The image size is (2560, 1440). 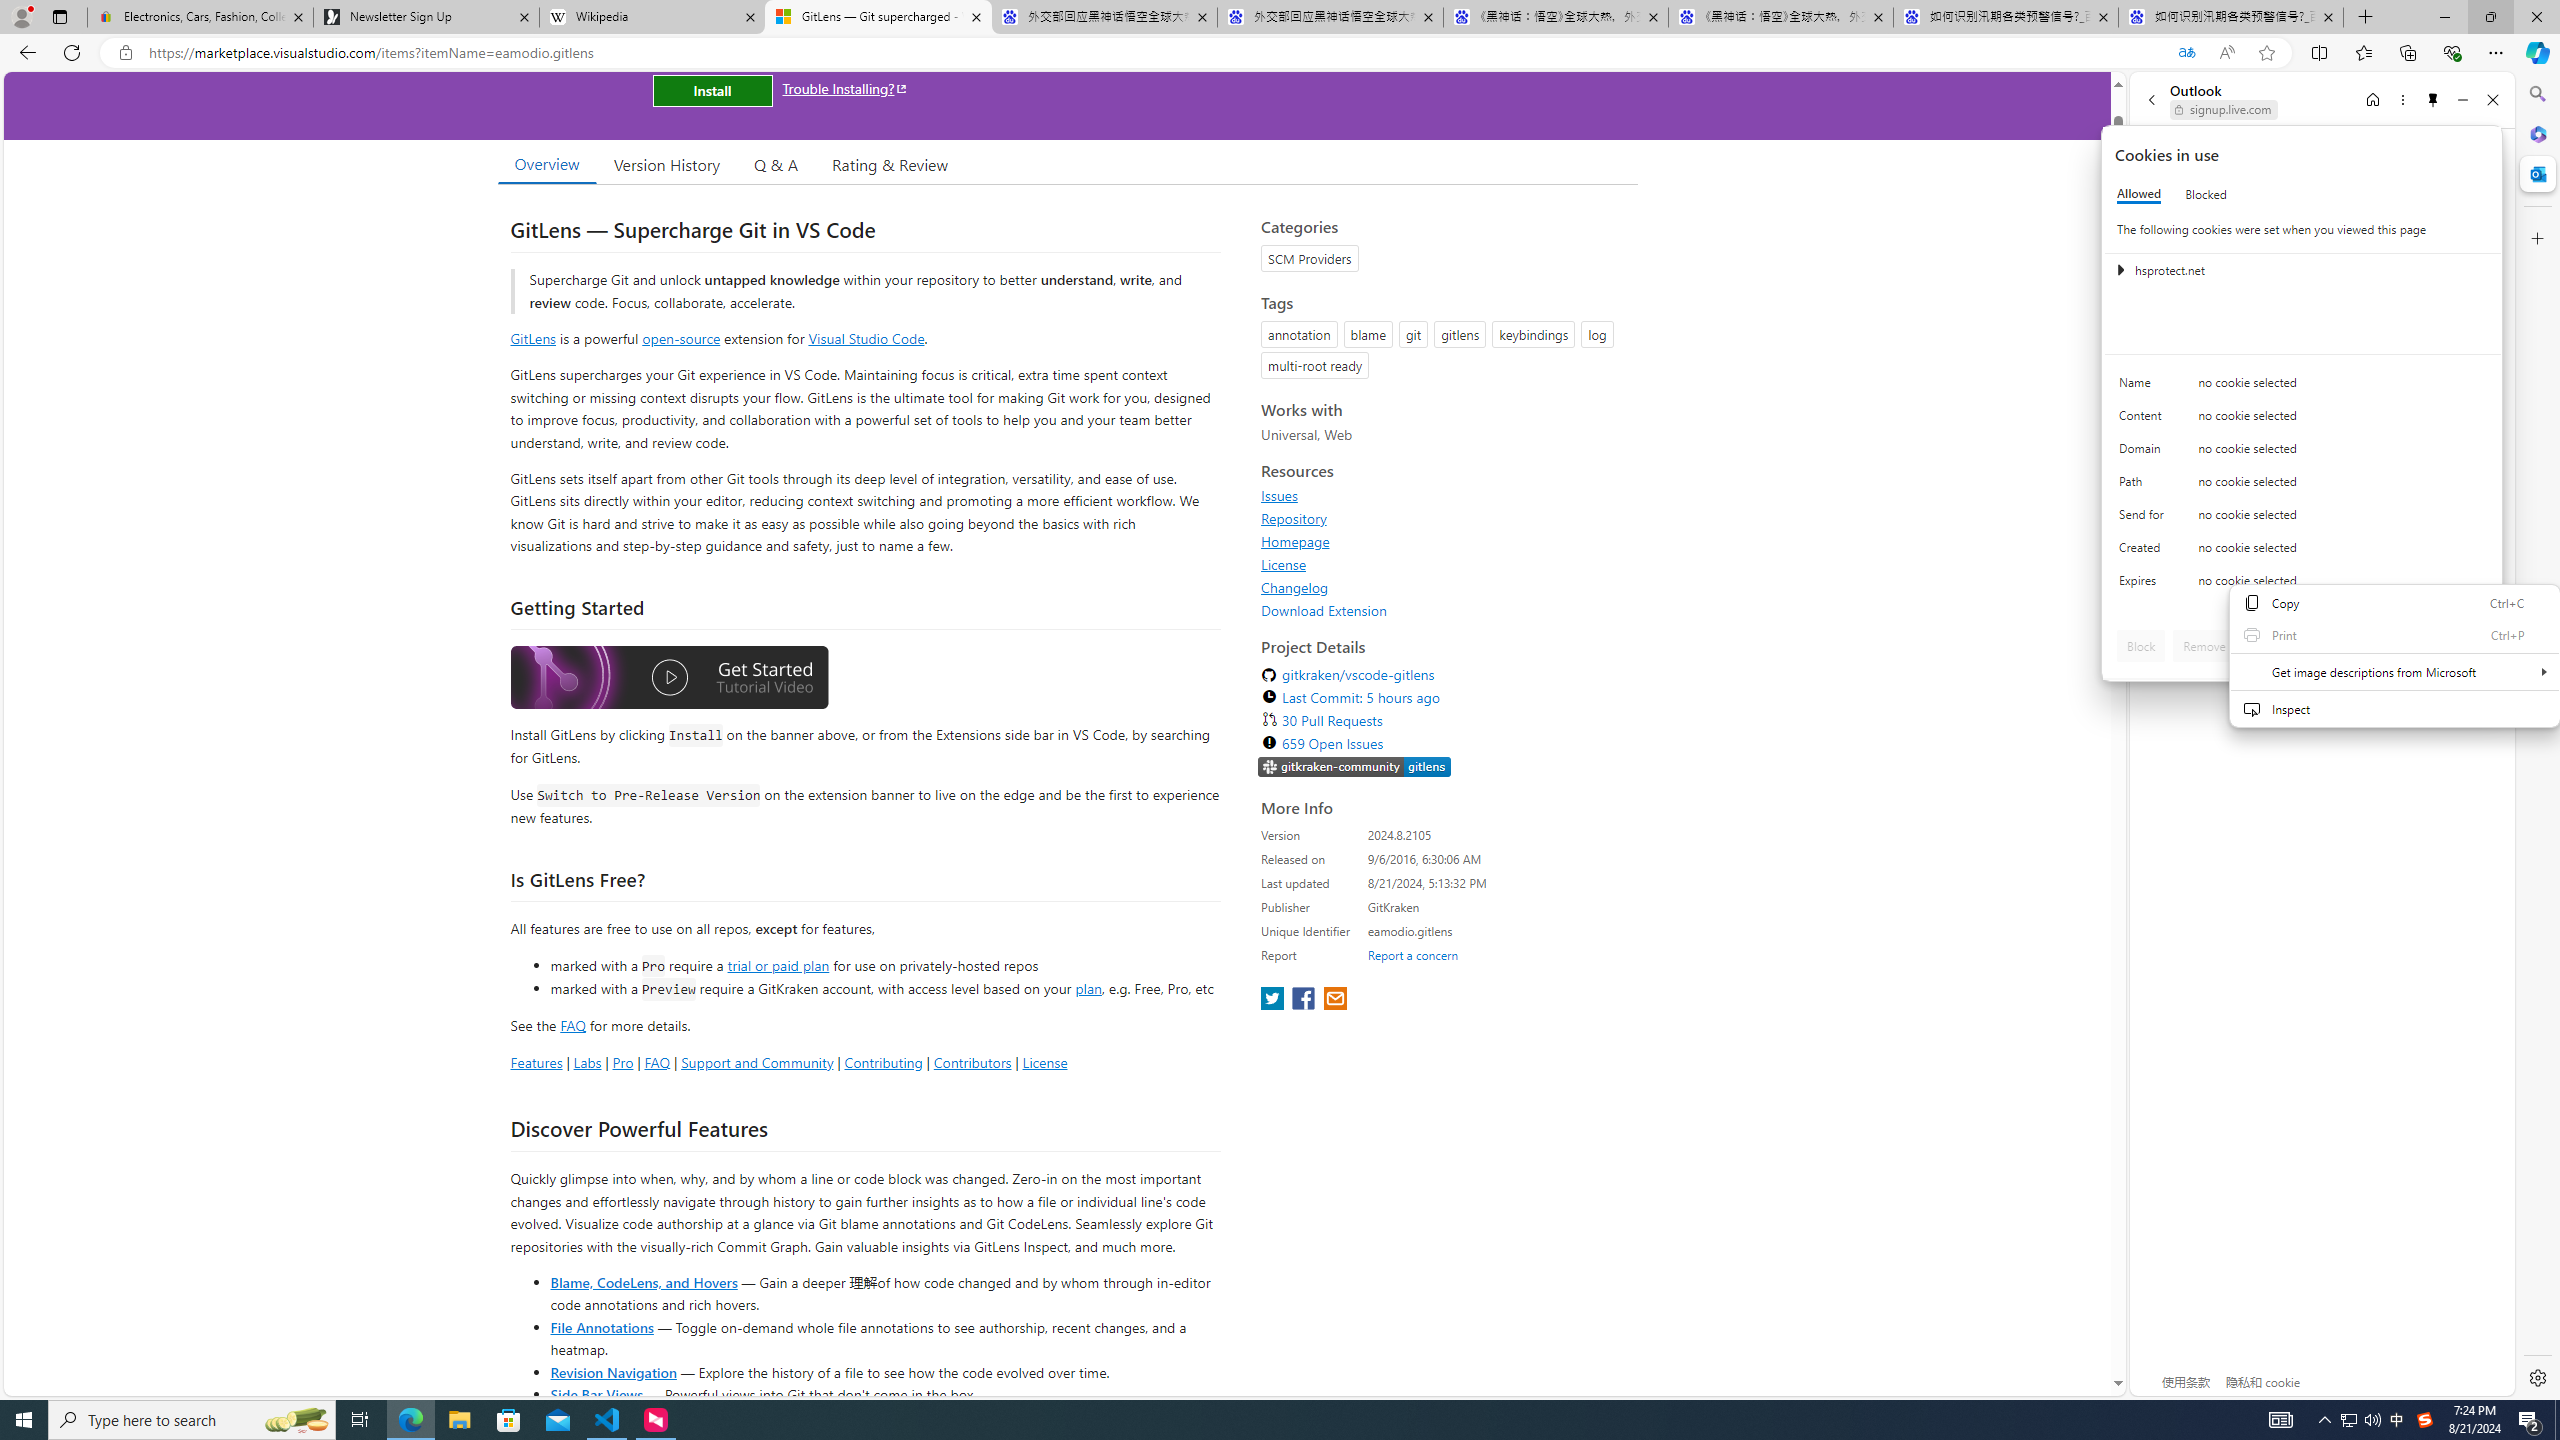 I want to click on 'Inspect', so click(x=2393, y=708).